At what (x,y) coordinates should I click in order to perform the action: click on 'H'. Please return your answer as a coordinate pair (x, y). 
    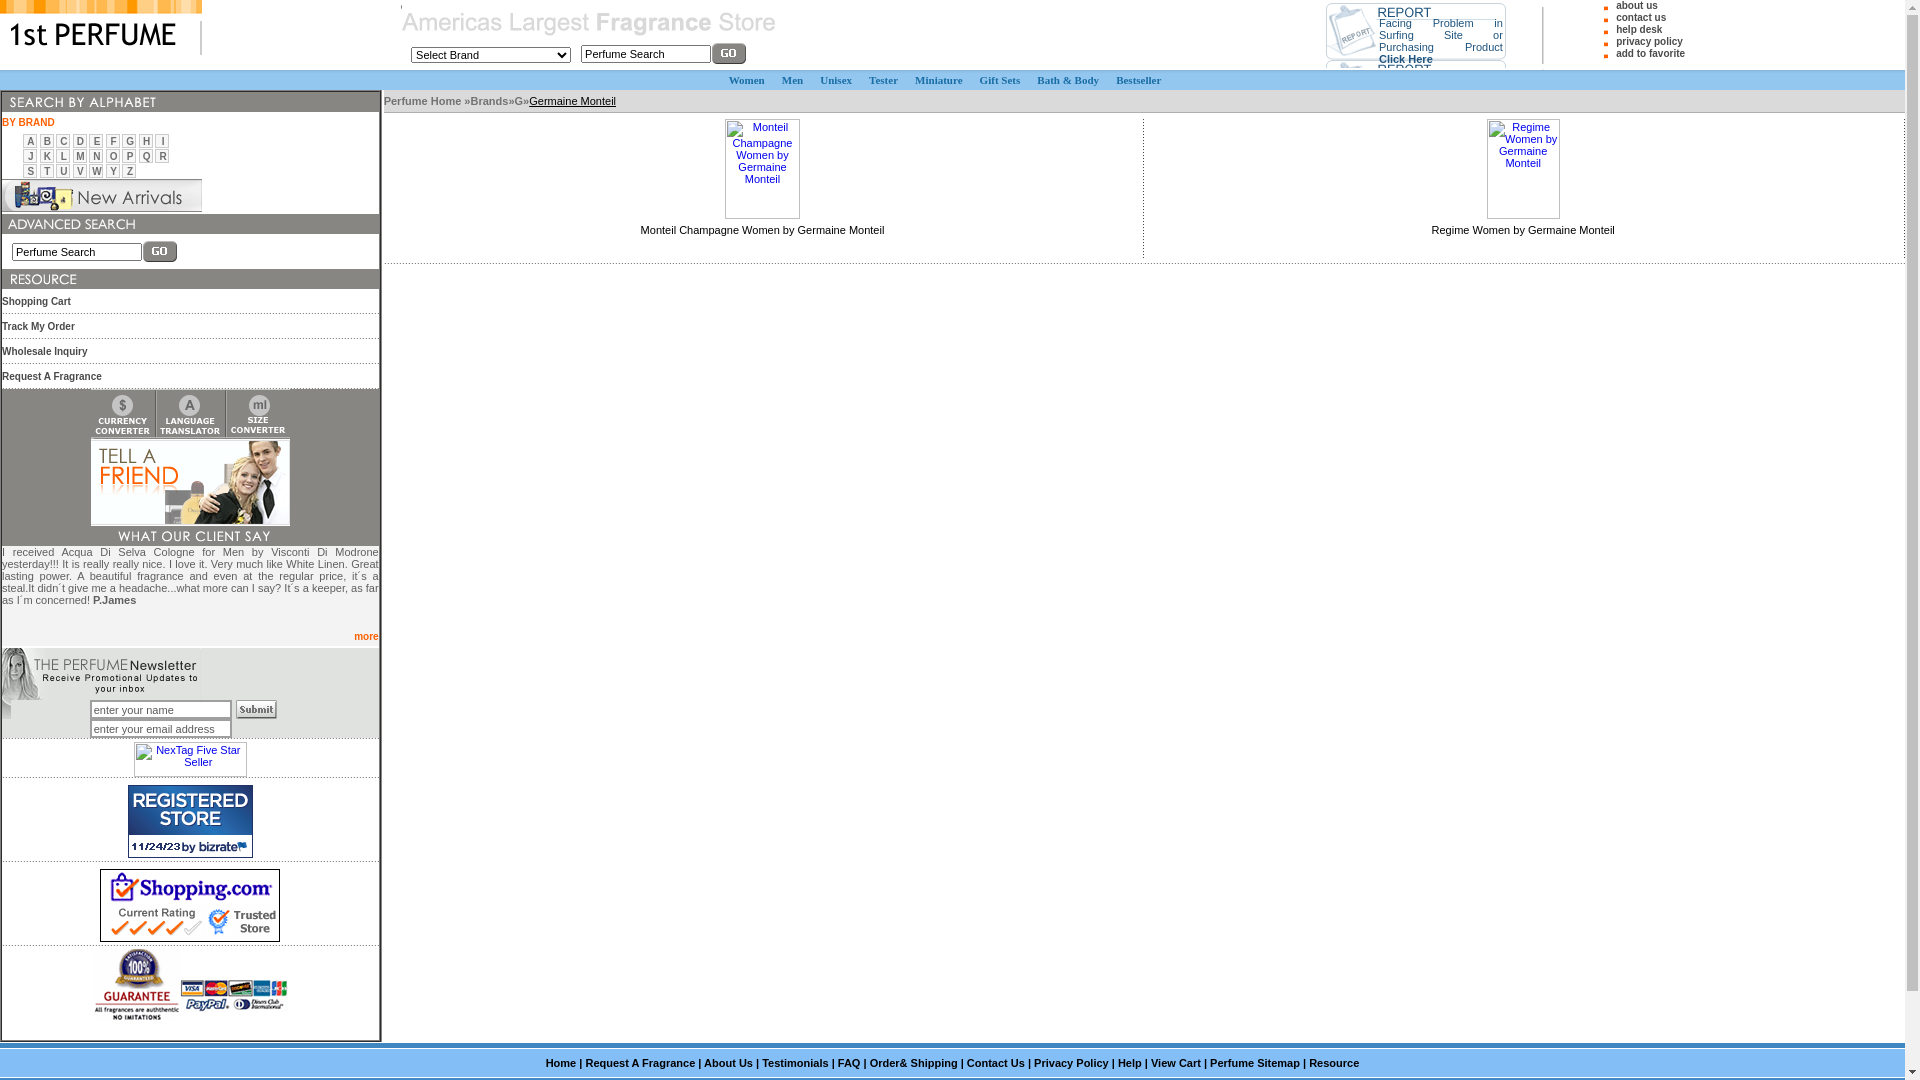
    Looking at the image, I should click on (145, 140).